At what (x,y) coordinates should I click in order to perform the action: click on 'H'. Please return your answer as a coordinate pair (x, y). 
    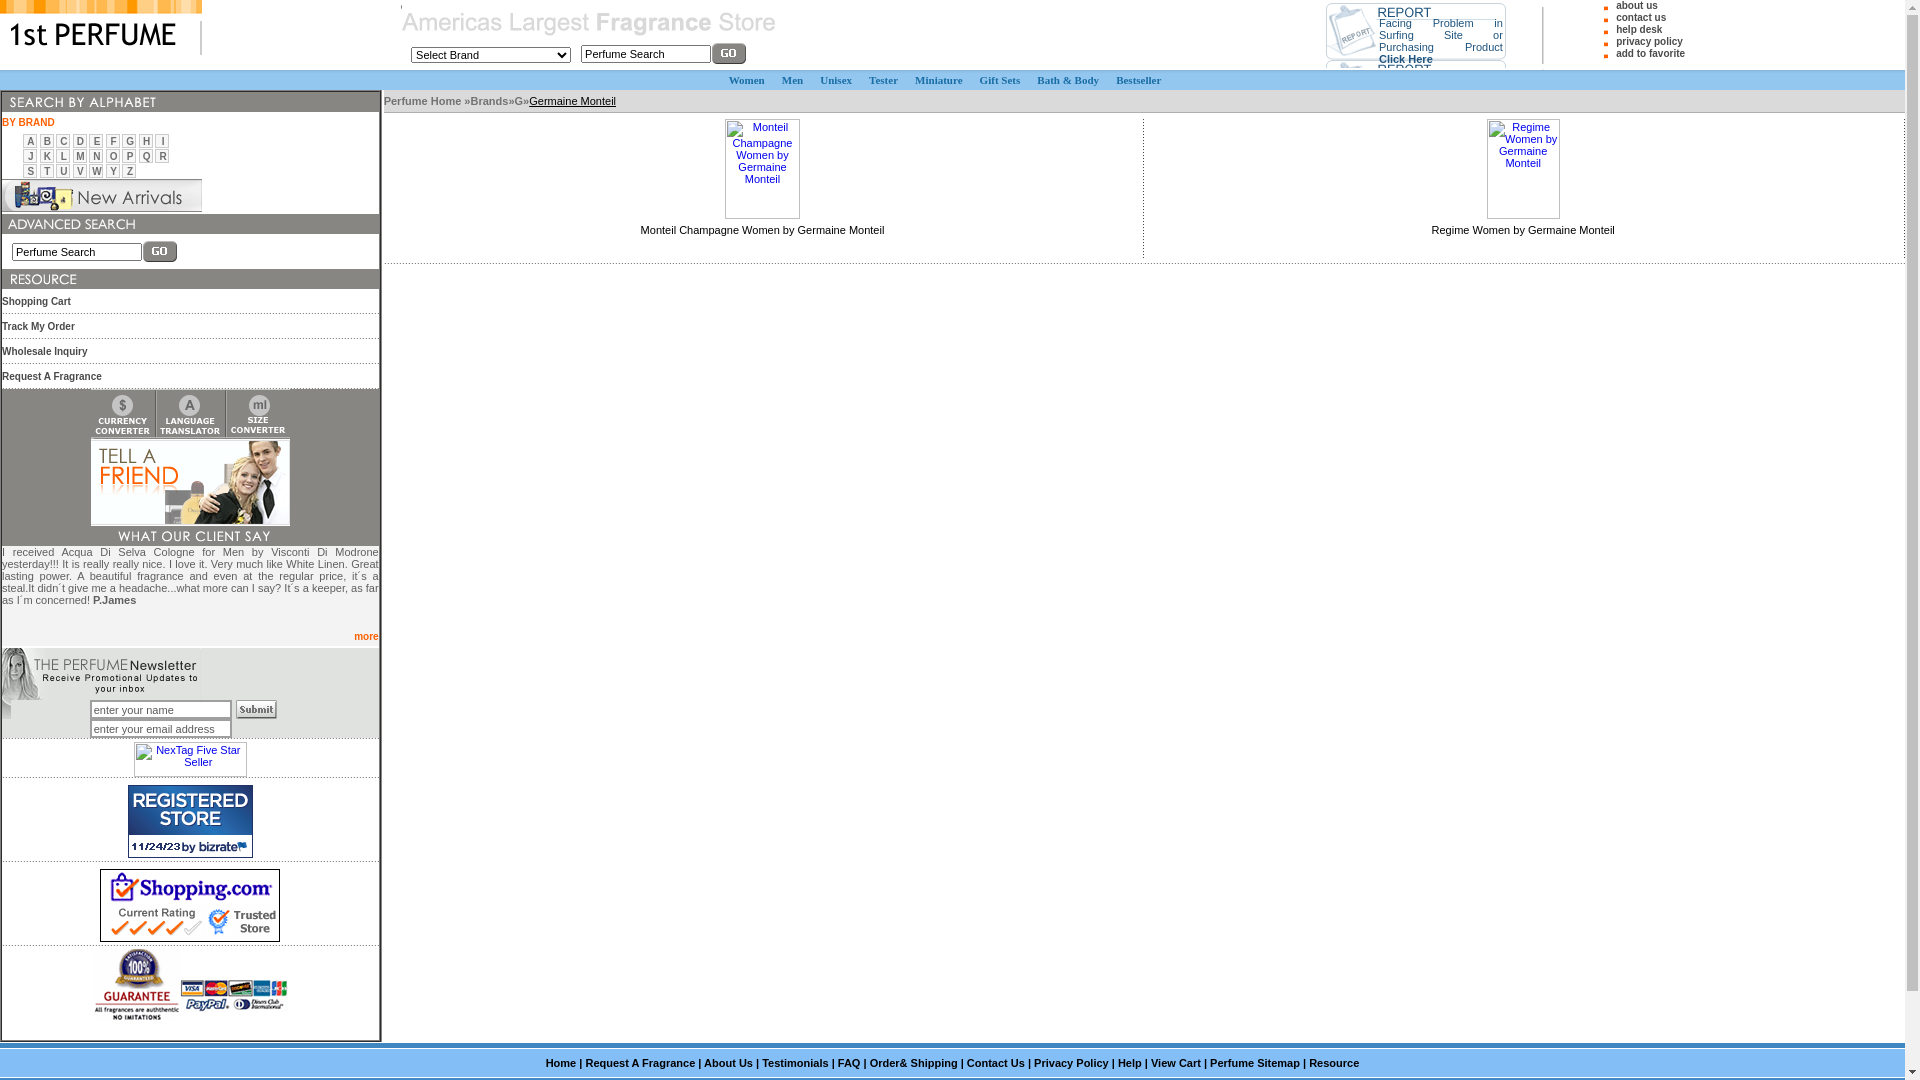
    Looking at the image, I should click on (145, 140).